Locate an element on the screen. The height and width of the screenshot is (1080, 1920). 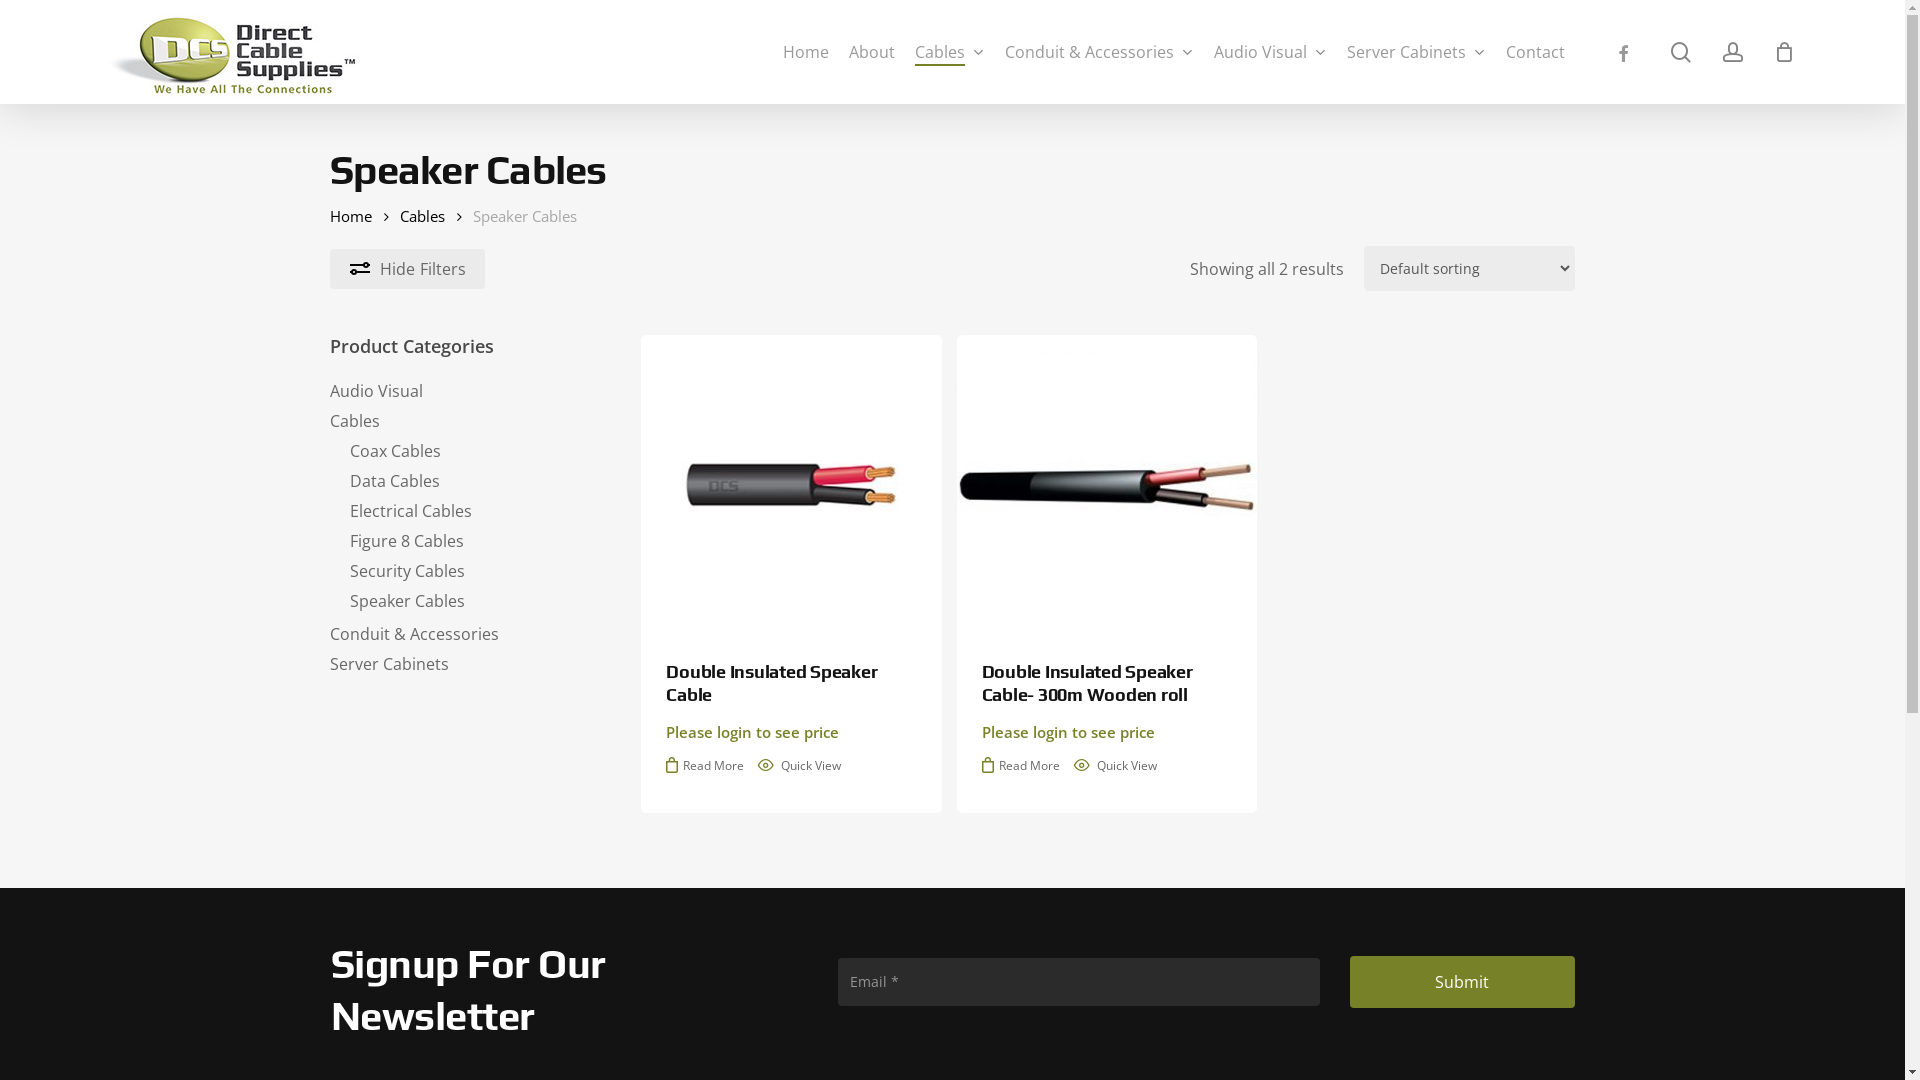
'Figure 8 Cables' is located at coordinates (469, 540).